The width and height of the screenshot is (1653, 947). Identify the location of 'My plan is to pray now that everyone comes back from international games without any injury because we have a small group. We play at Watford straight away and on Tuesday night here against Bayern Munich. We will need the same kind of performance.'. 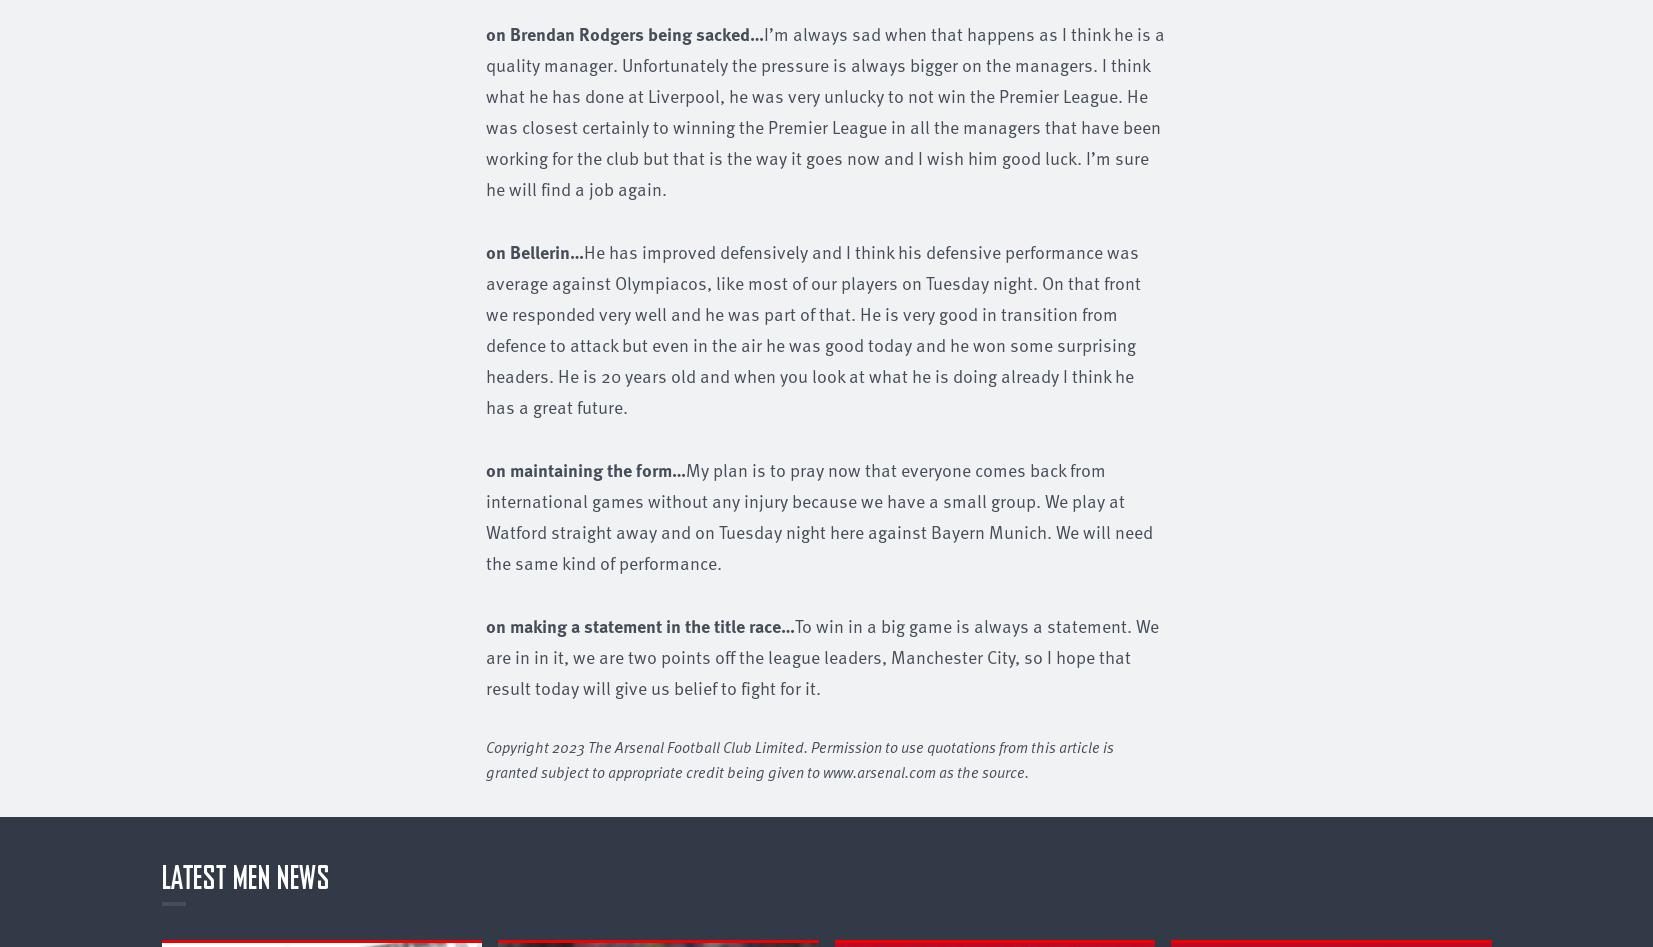
(818, 513).